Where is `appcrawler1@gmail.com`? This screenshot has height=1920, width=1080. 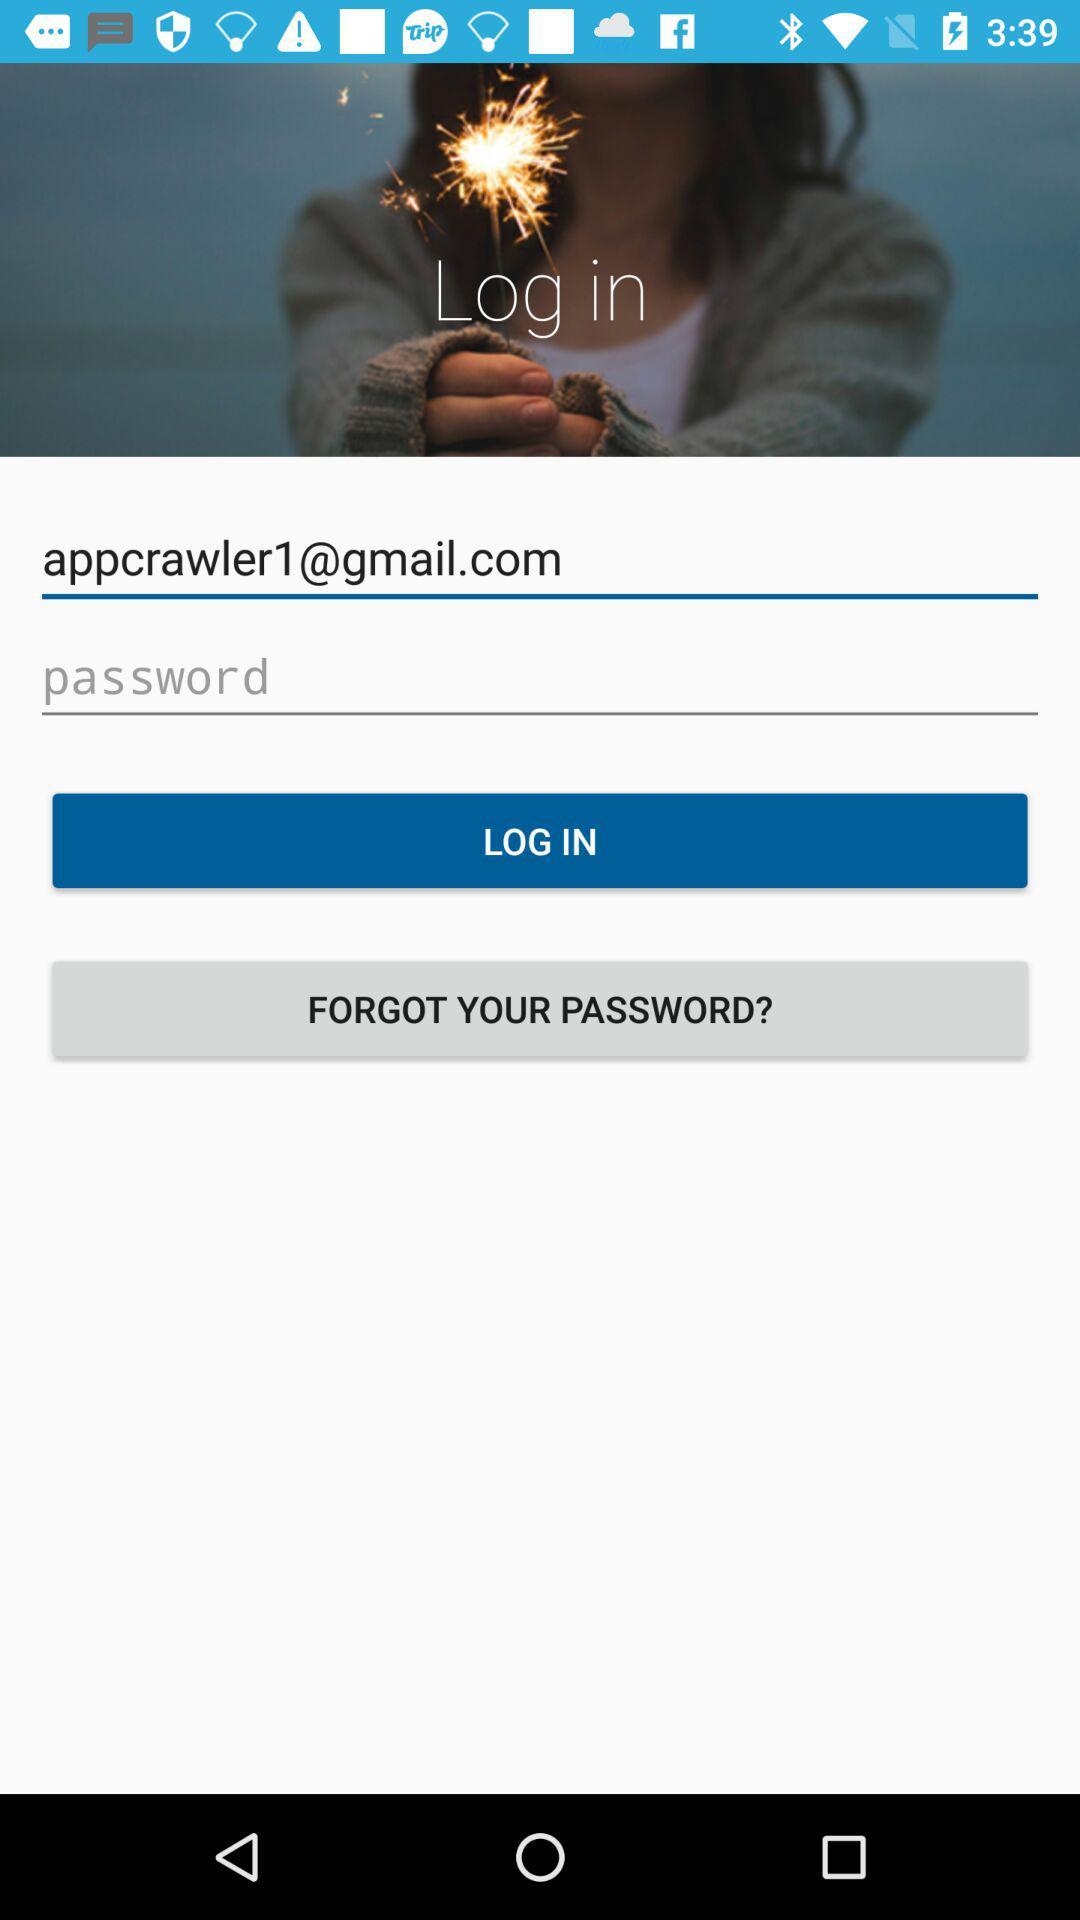
appcrawler1@gmail.com is located at coordinates (540, 557).